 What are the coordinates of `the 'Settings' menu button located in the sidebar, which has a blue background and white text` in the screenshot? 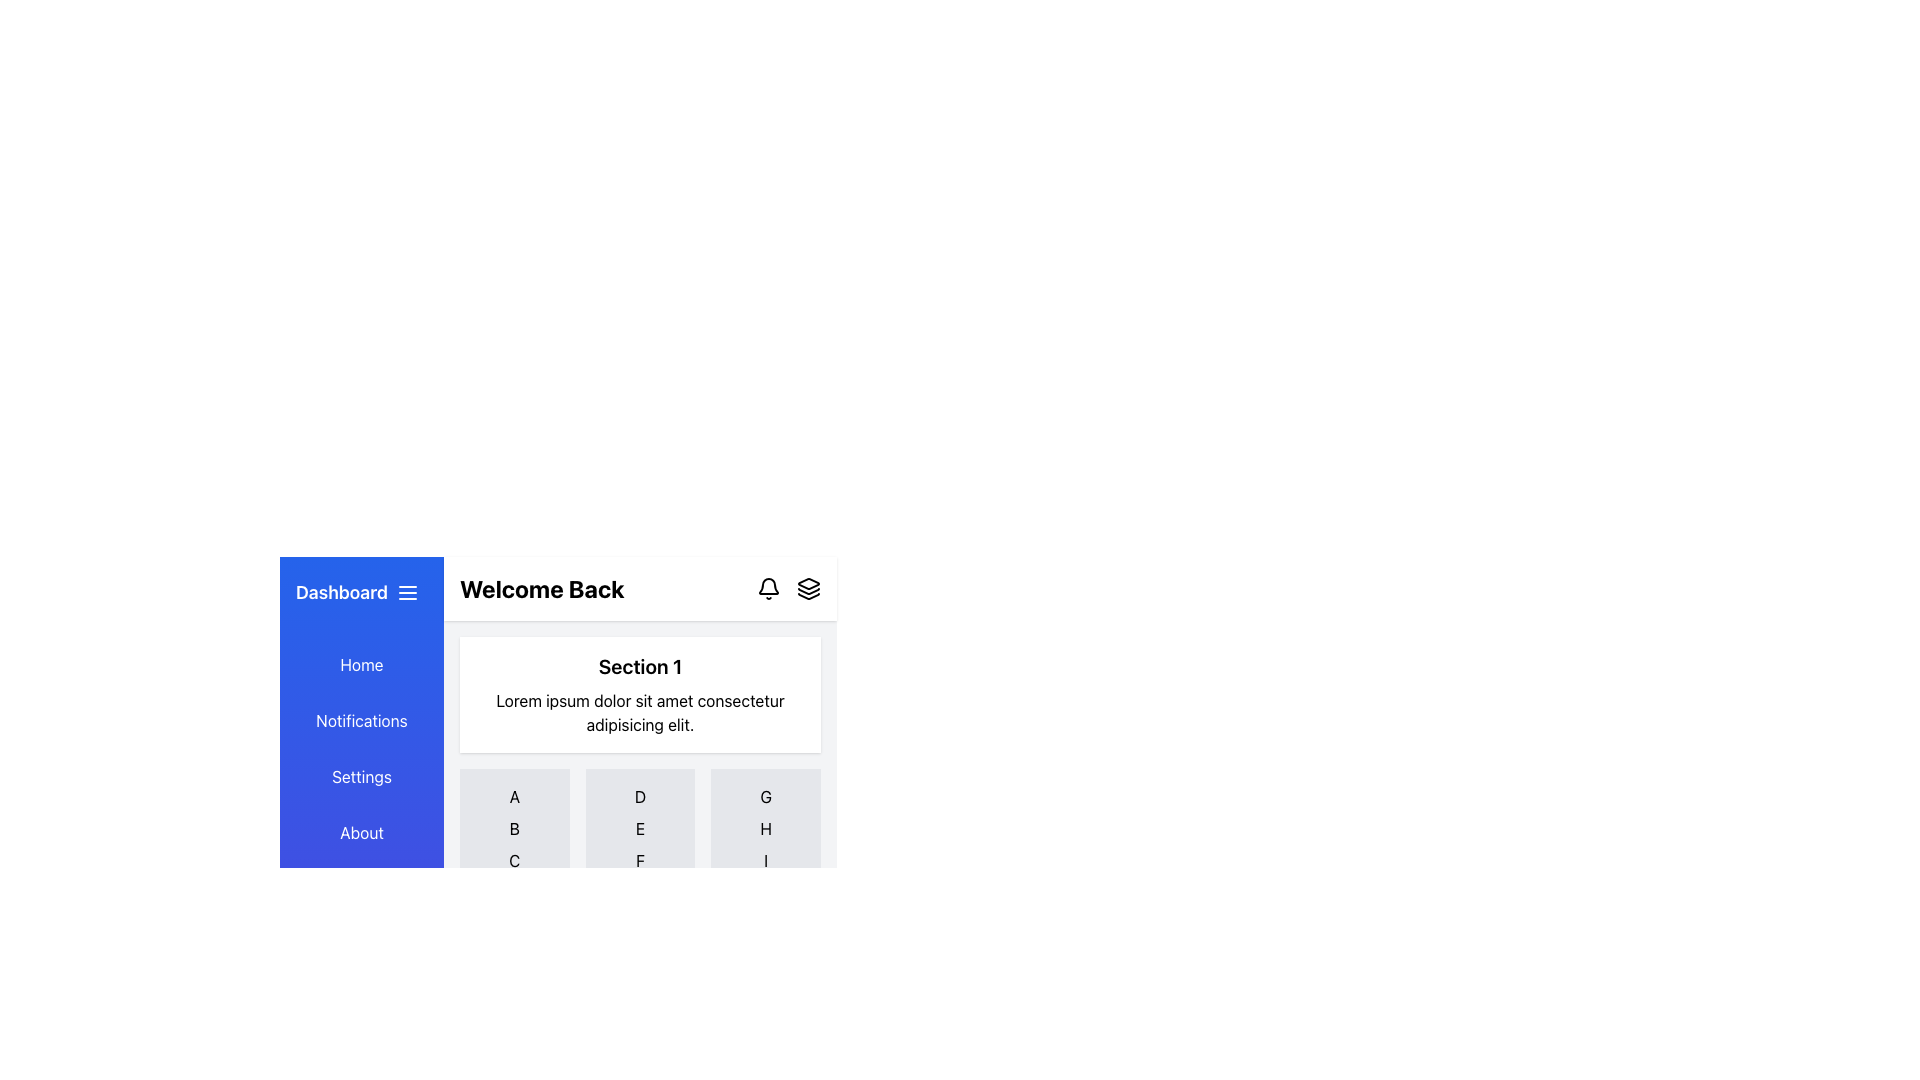 It's located at (361, 775).